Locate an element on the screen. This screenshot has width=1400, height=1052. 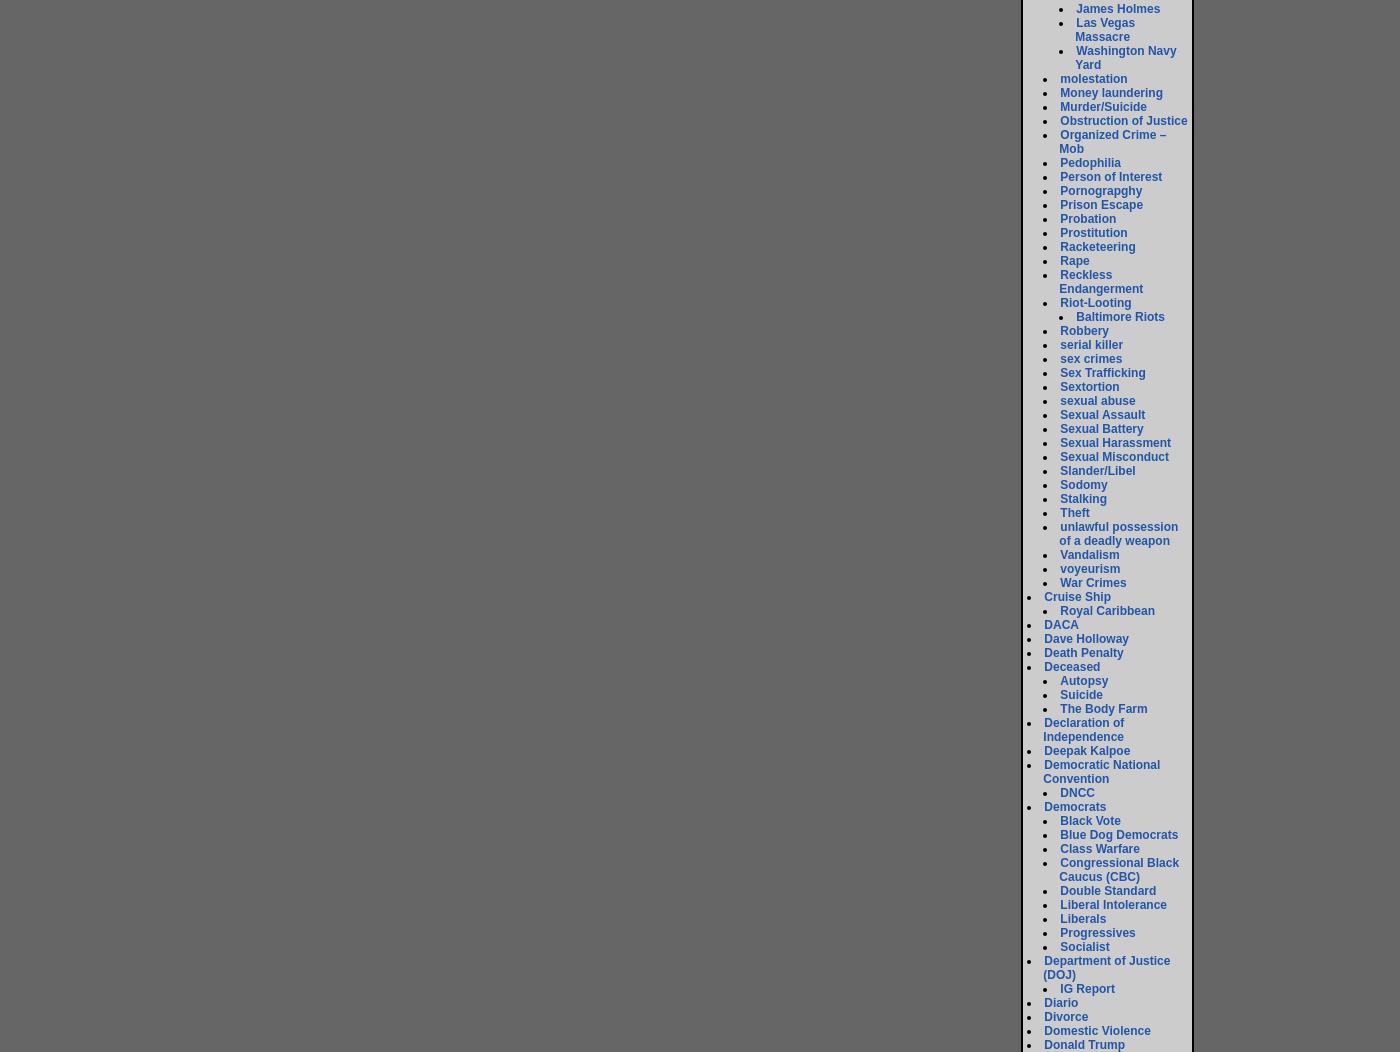
'IG Report' is located at coordinates (1059, 988).